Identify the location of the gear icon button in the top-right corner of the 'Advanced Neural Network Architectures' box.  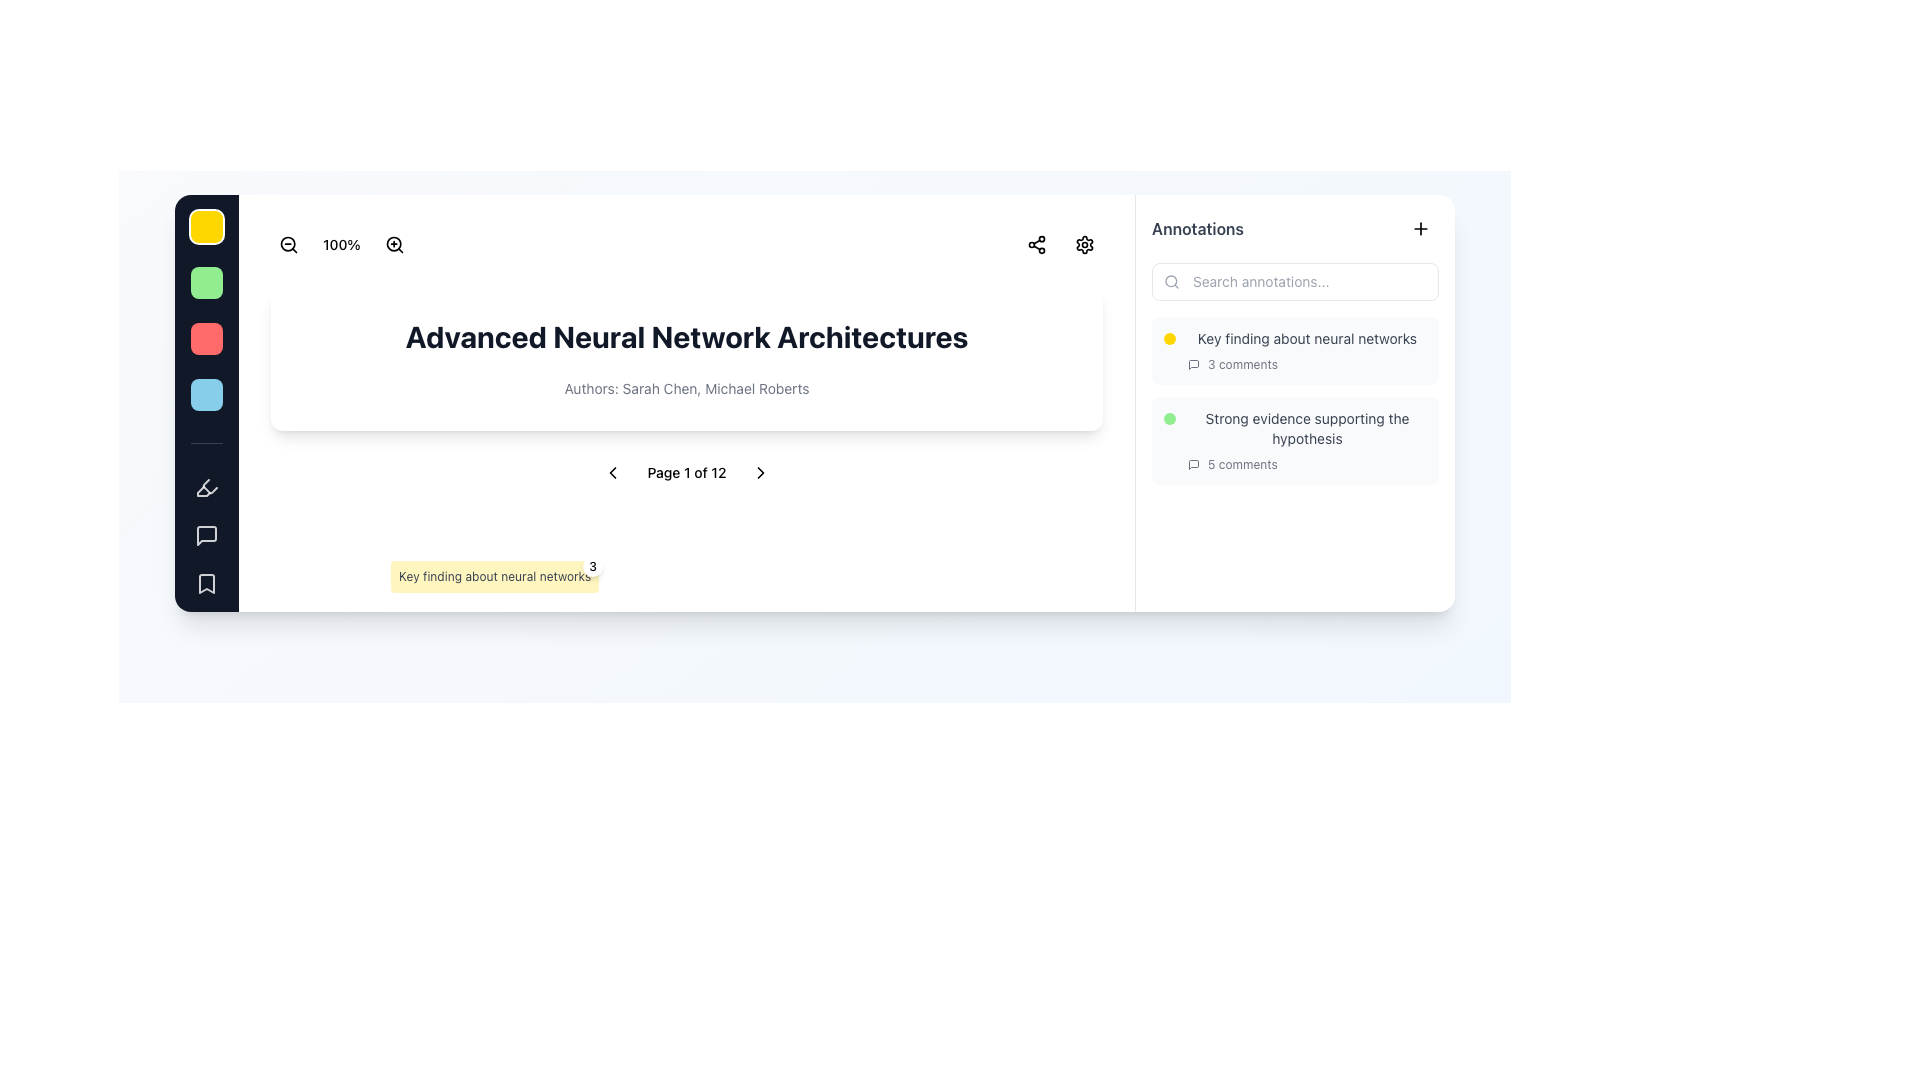
(1083, 244).